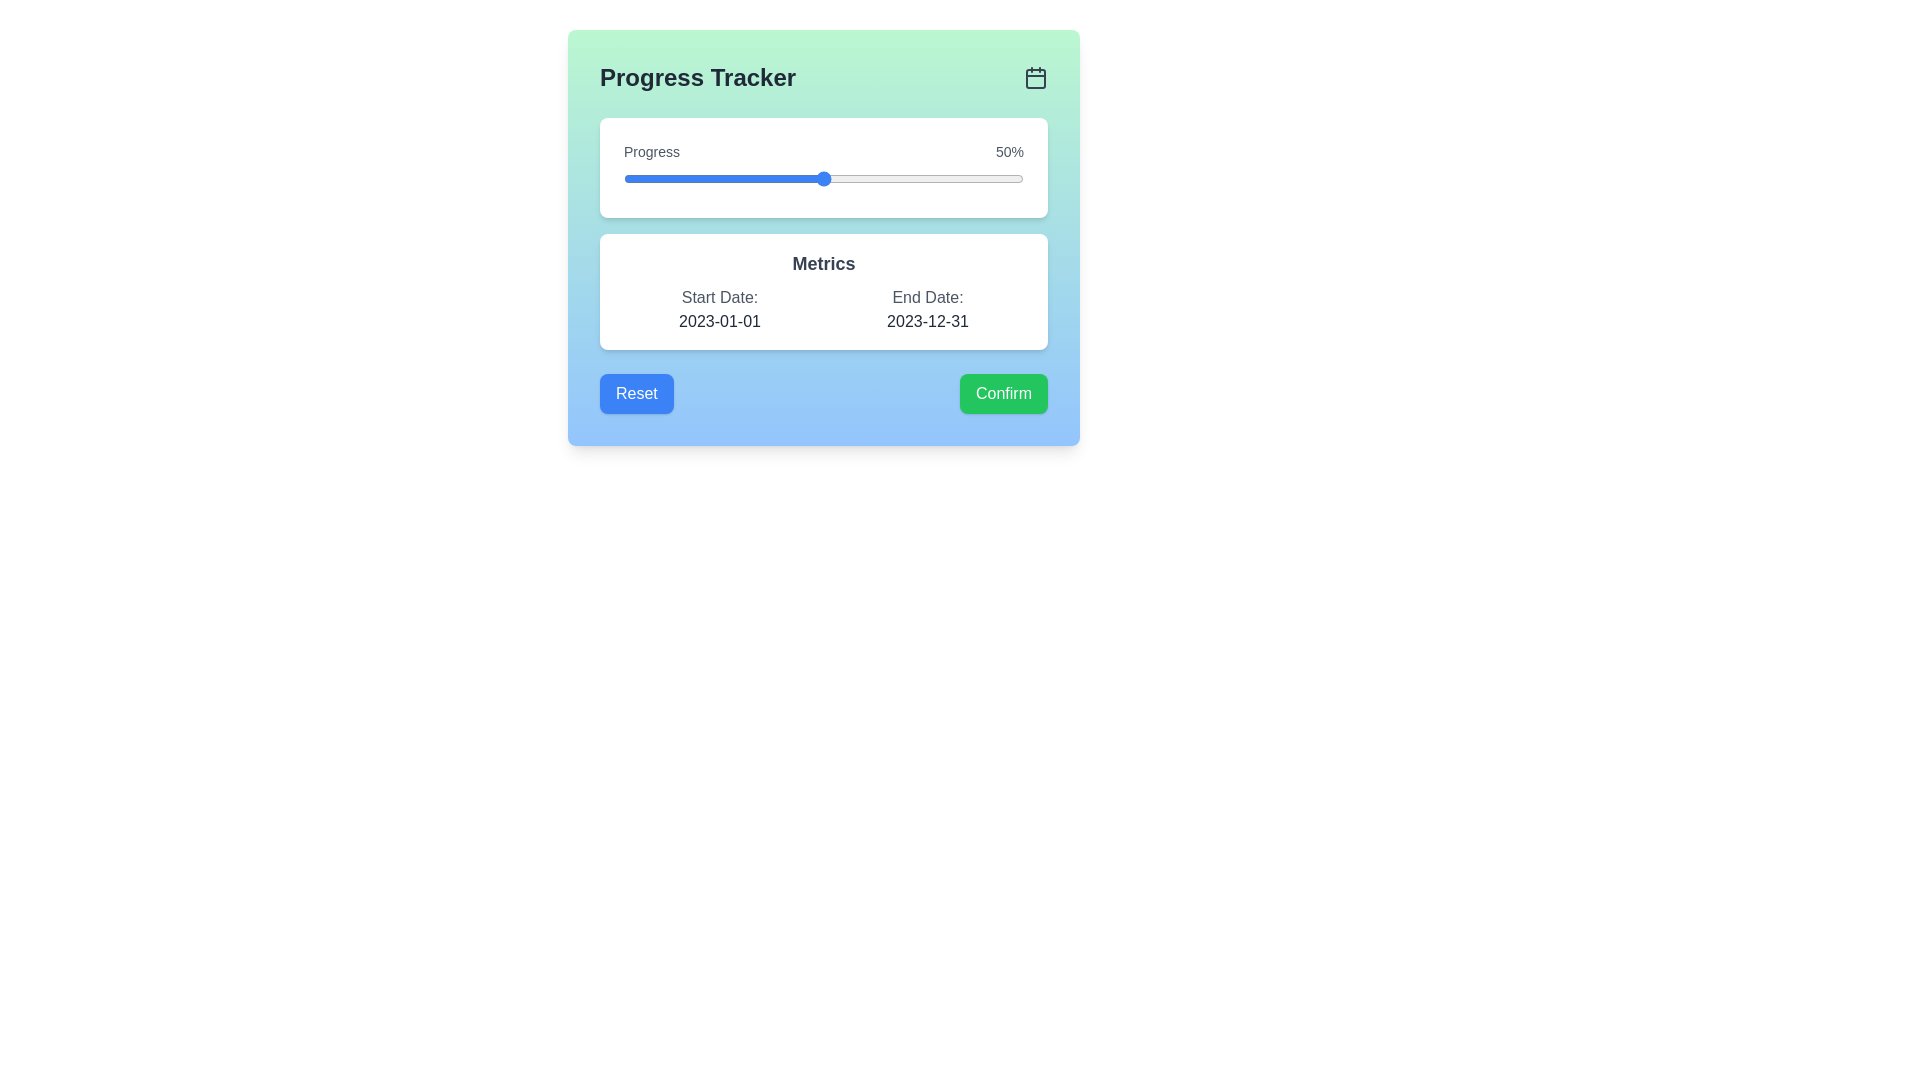  Describe the element at coordinates (1009, 150) in the screenshot. I see `the text label displaying '50%' which indicates the progress percentage, located at the far-right end of the progress bar` at that location.